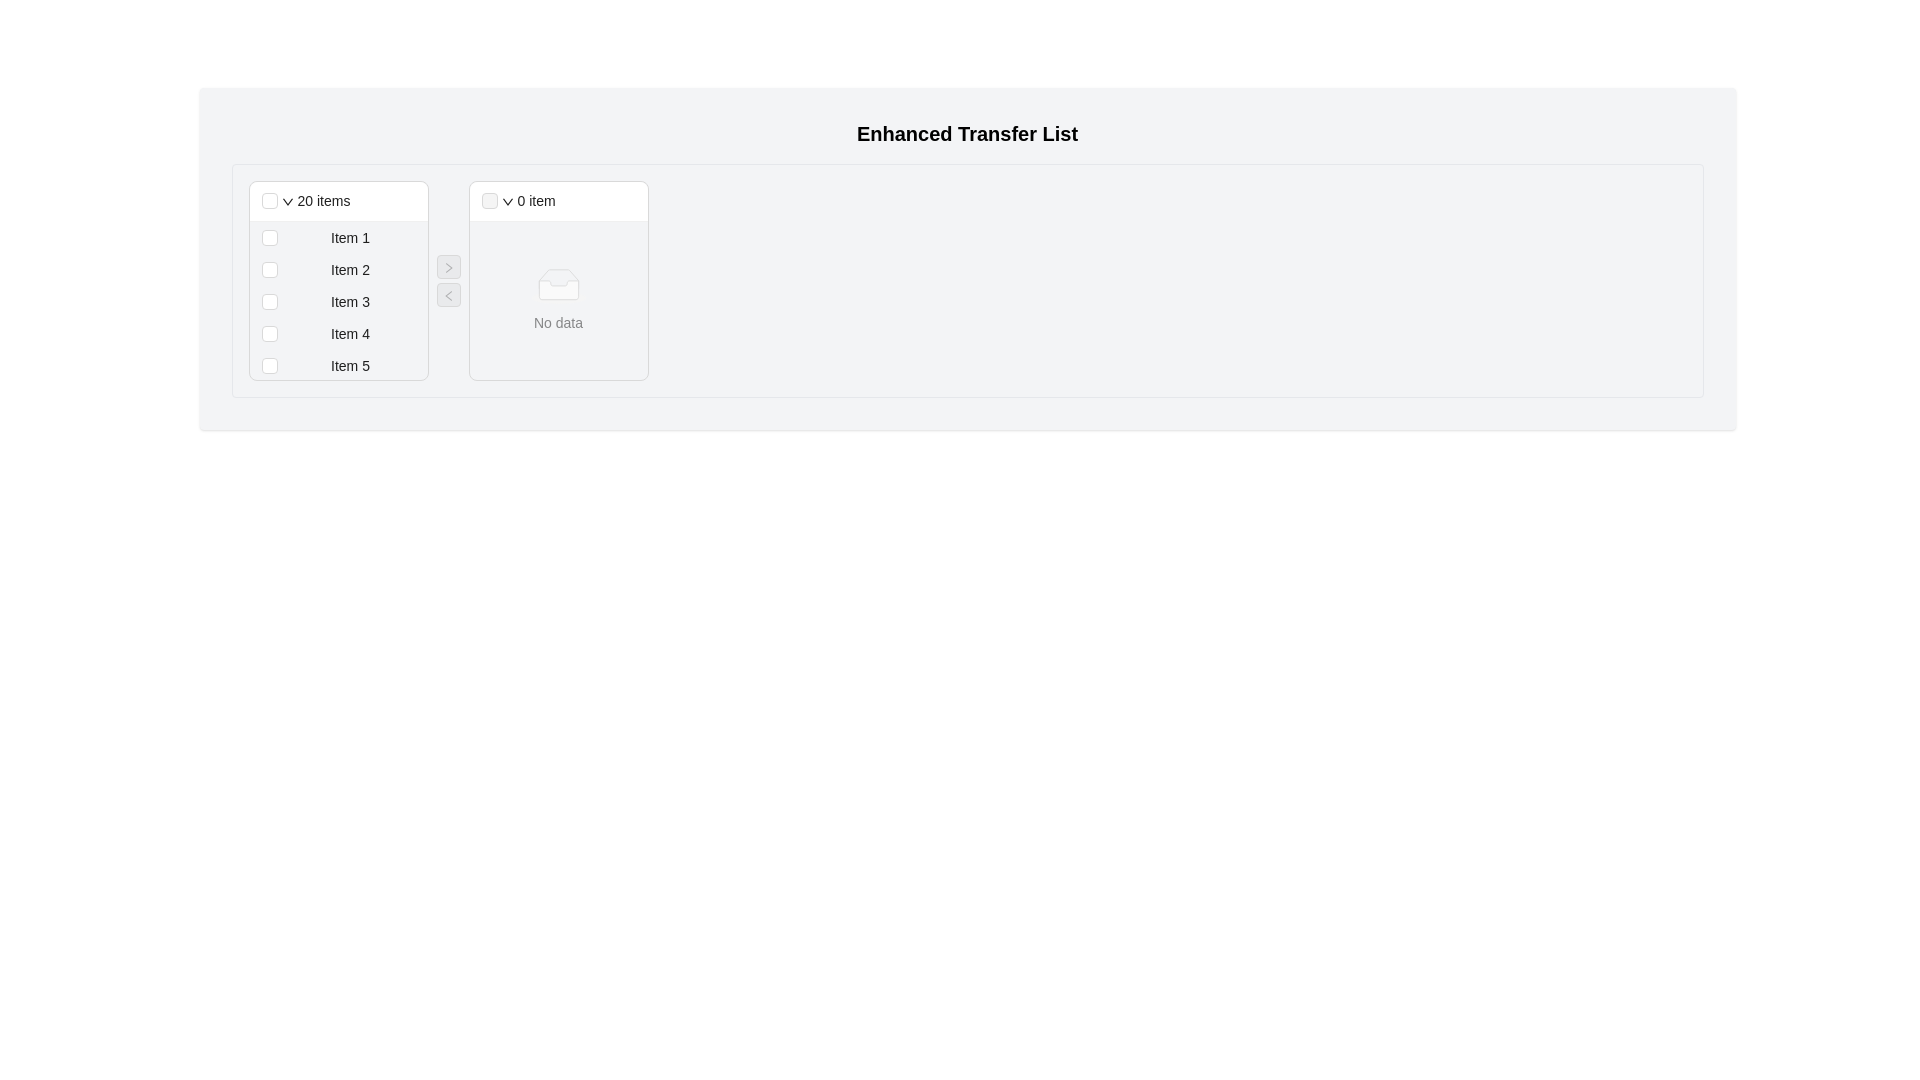  I want to click on the disabled checkbox located near the top-left corner of the right-hand panel in the transfer list interface, which is styled in light gray to signify its inactive state, so click(489, 200).